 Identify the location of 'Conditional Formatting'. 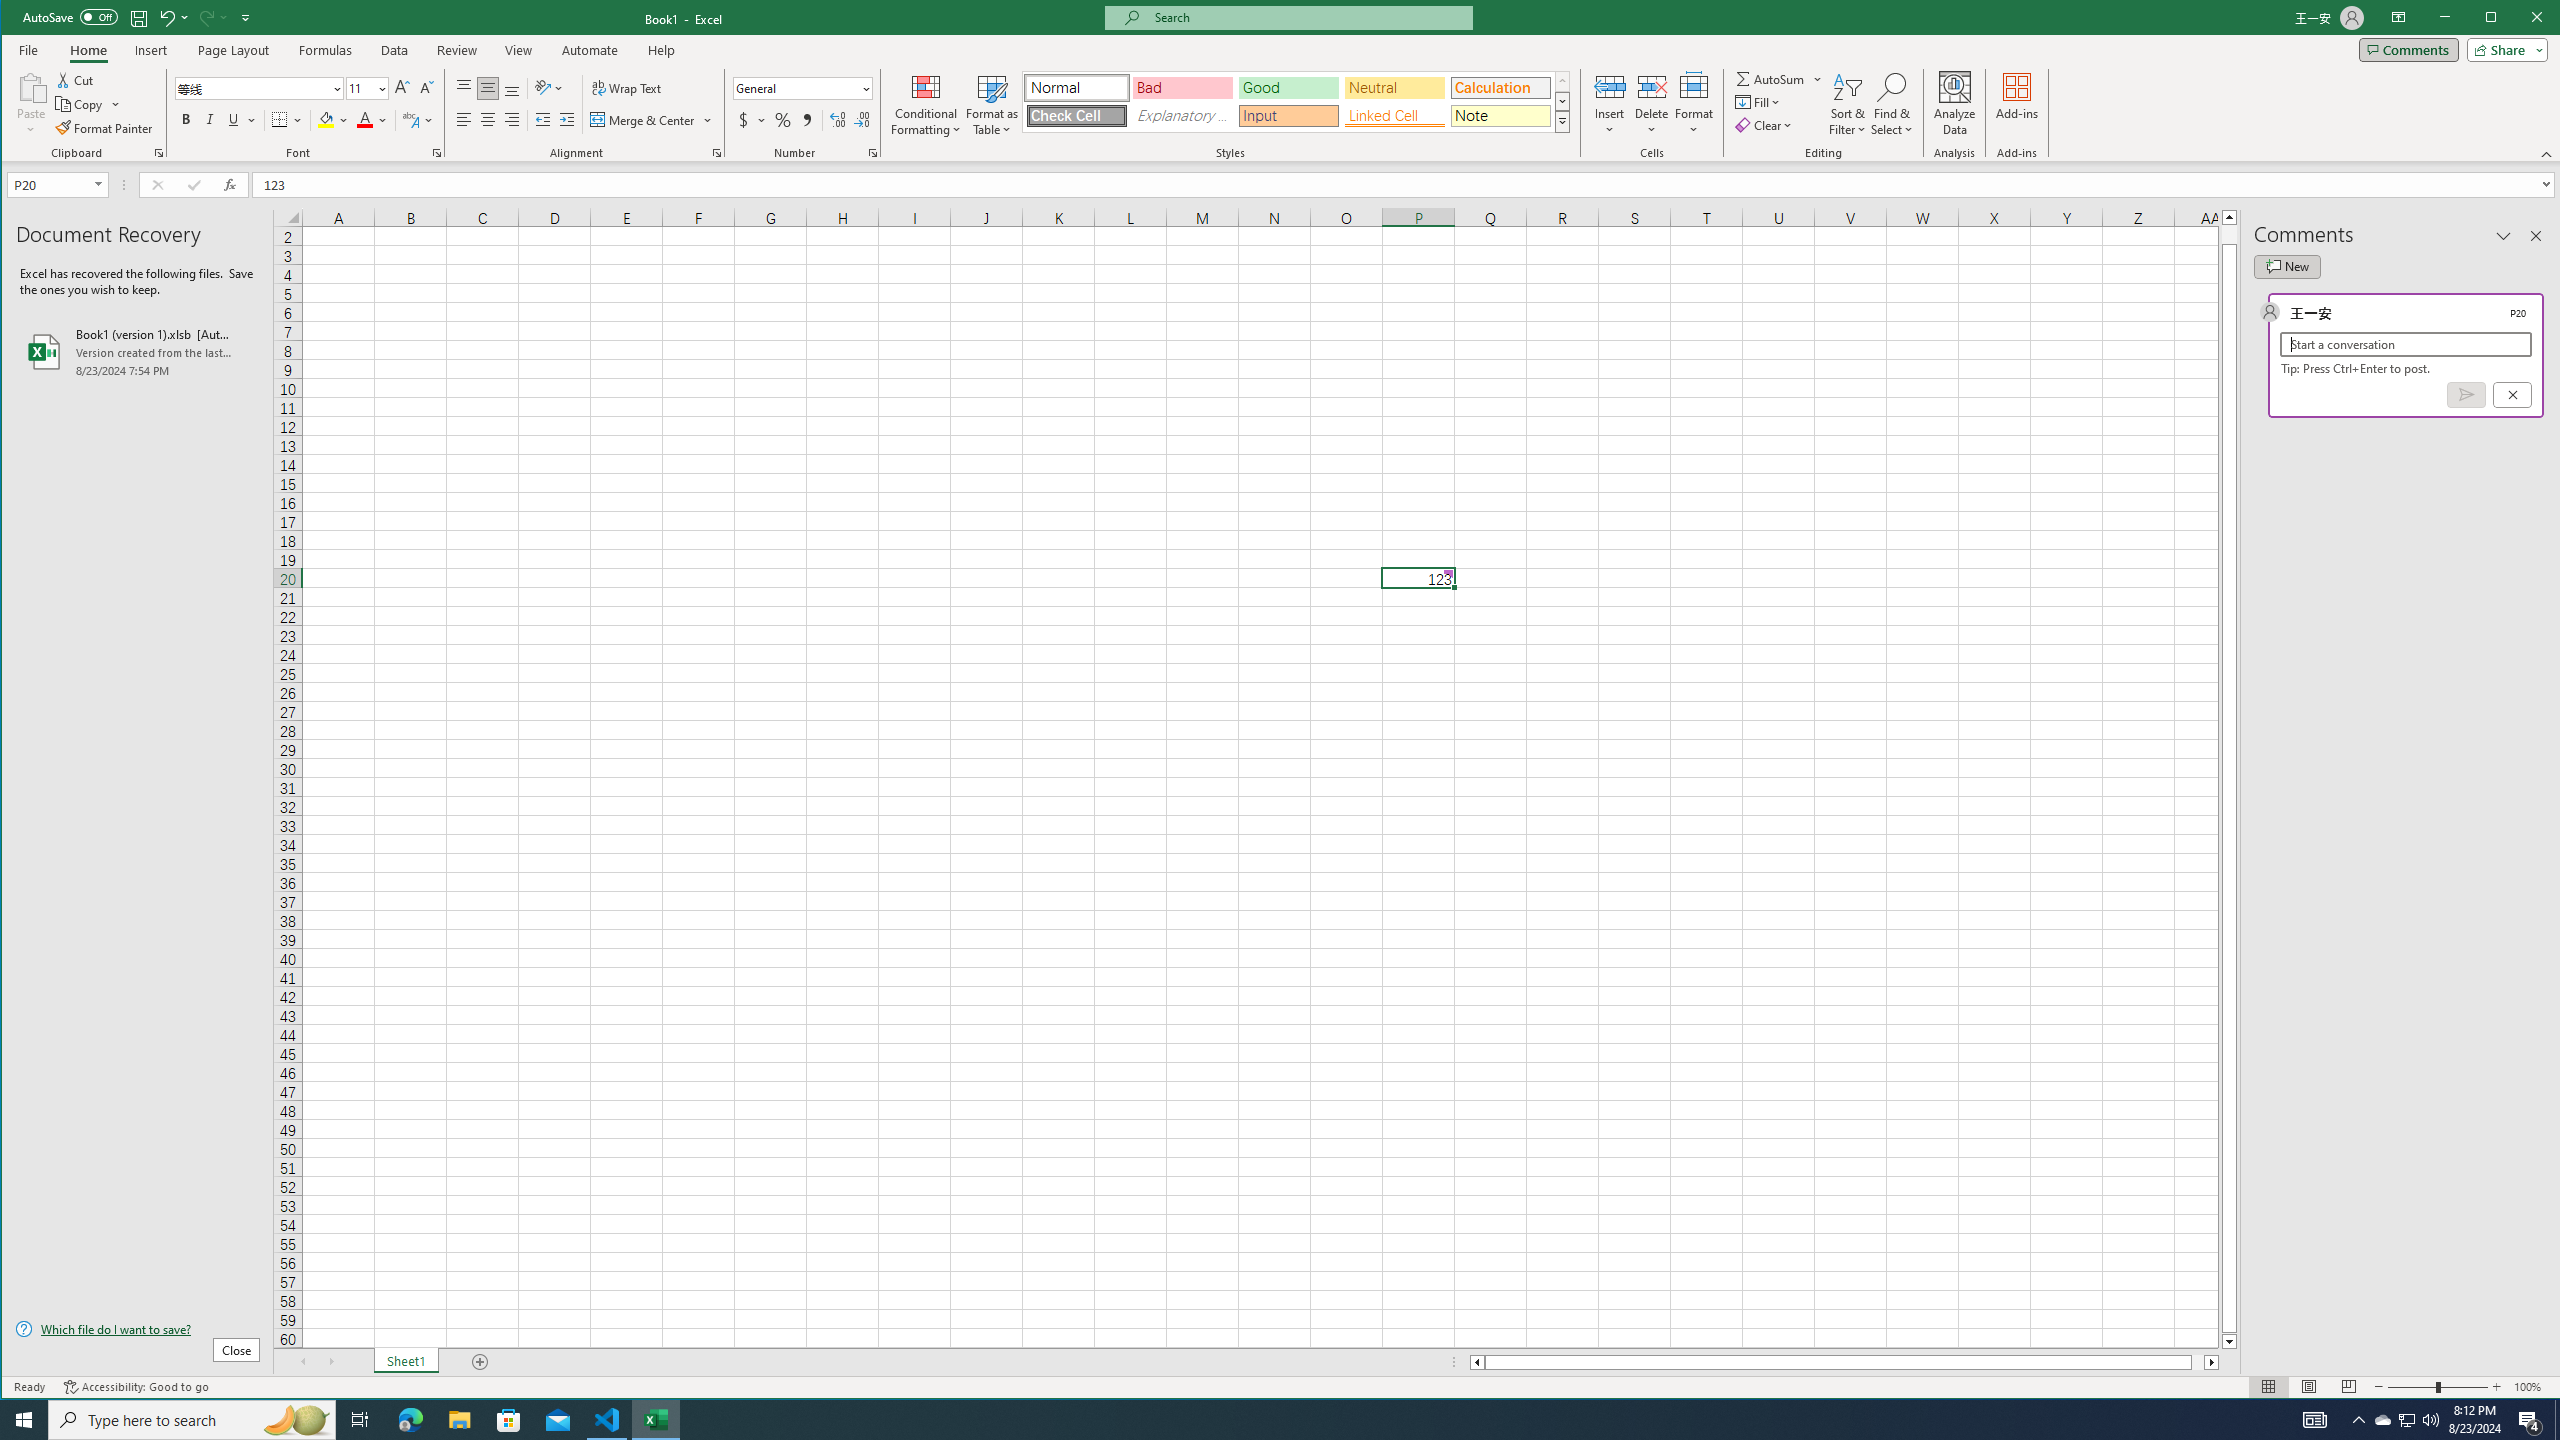
(925, 103).